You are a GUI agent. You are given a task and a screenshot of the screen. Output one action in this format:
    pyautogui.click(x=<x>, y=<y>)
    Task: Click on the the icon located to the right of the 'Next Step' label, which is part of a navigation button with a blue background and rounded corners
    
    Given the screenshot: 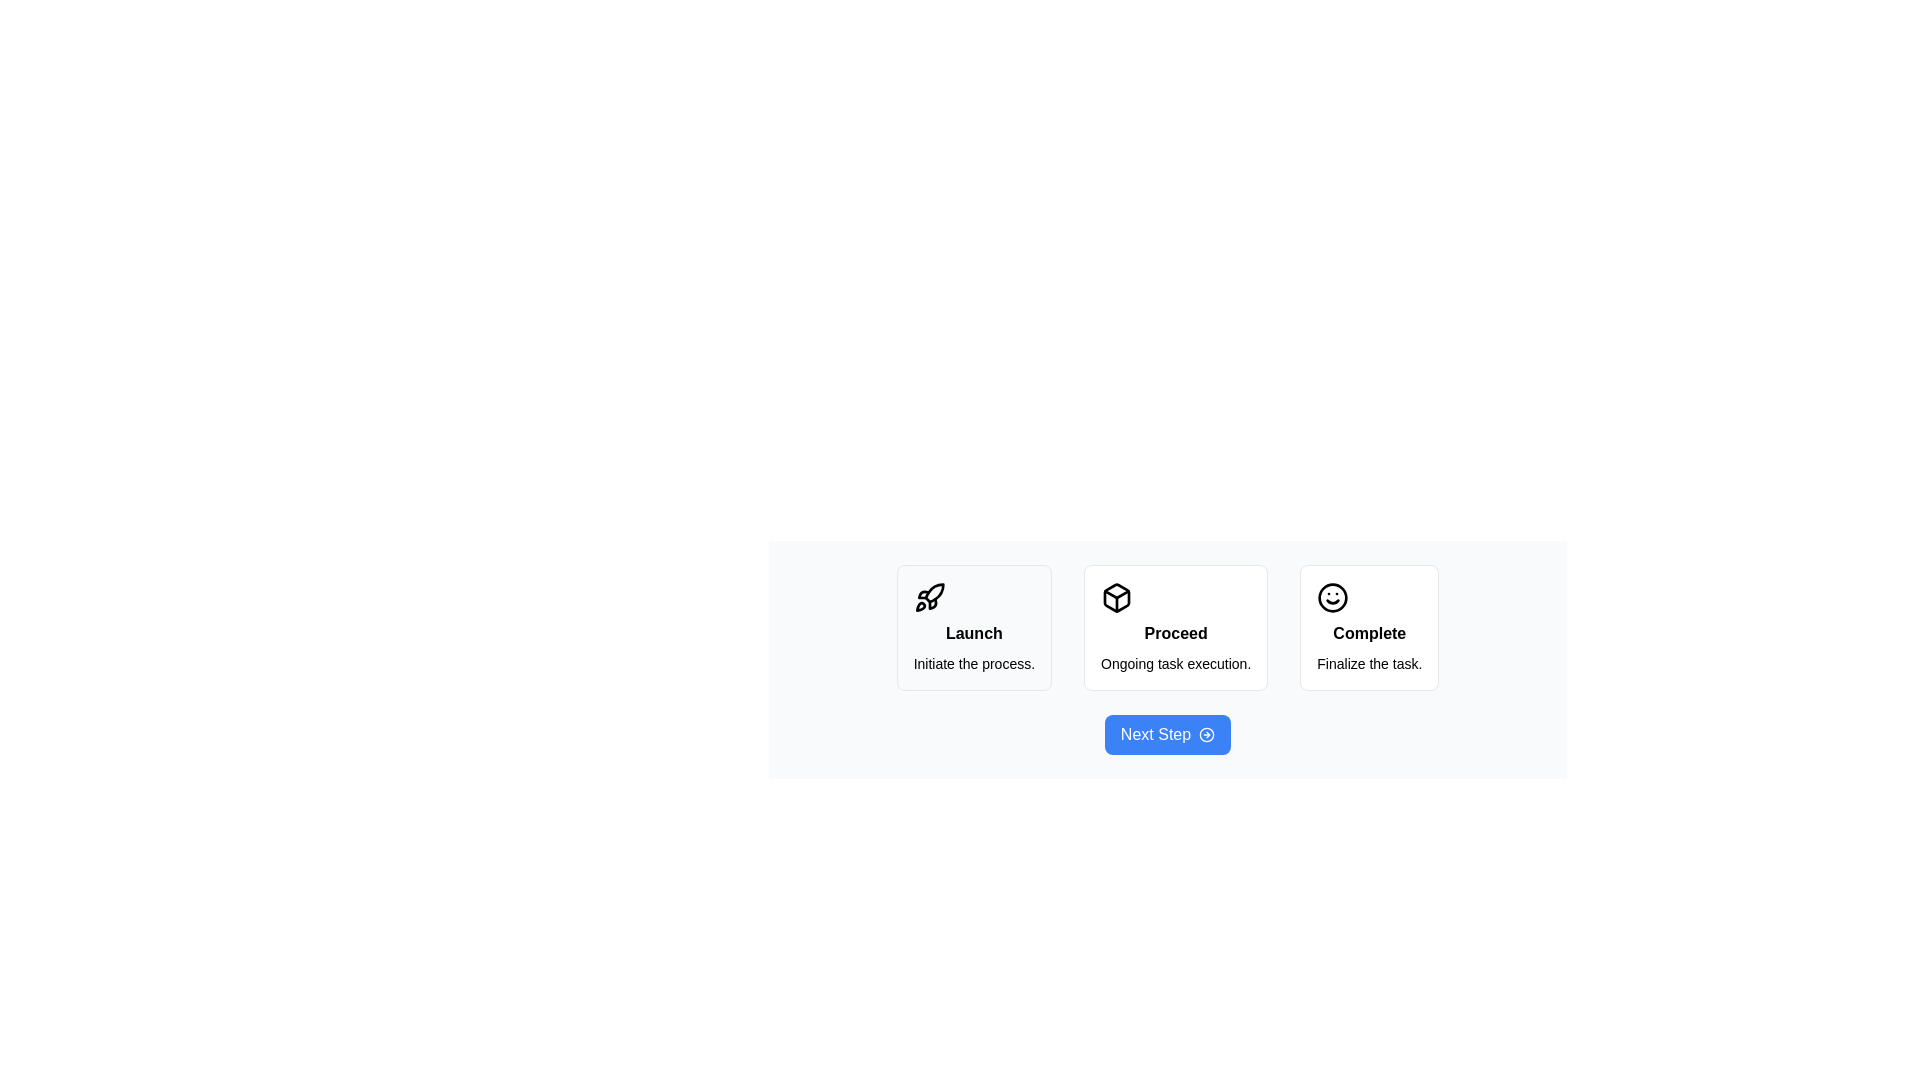 What is the action you would take?
    pyautogui.click(x=1206, y=735)
    